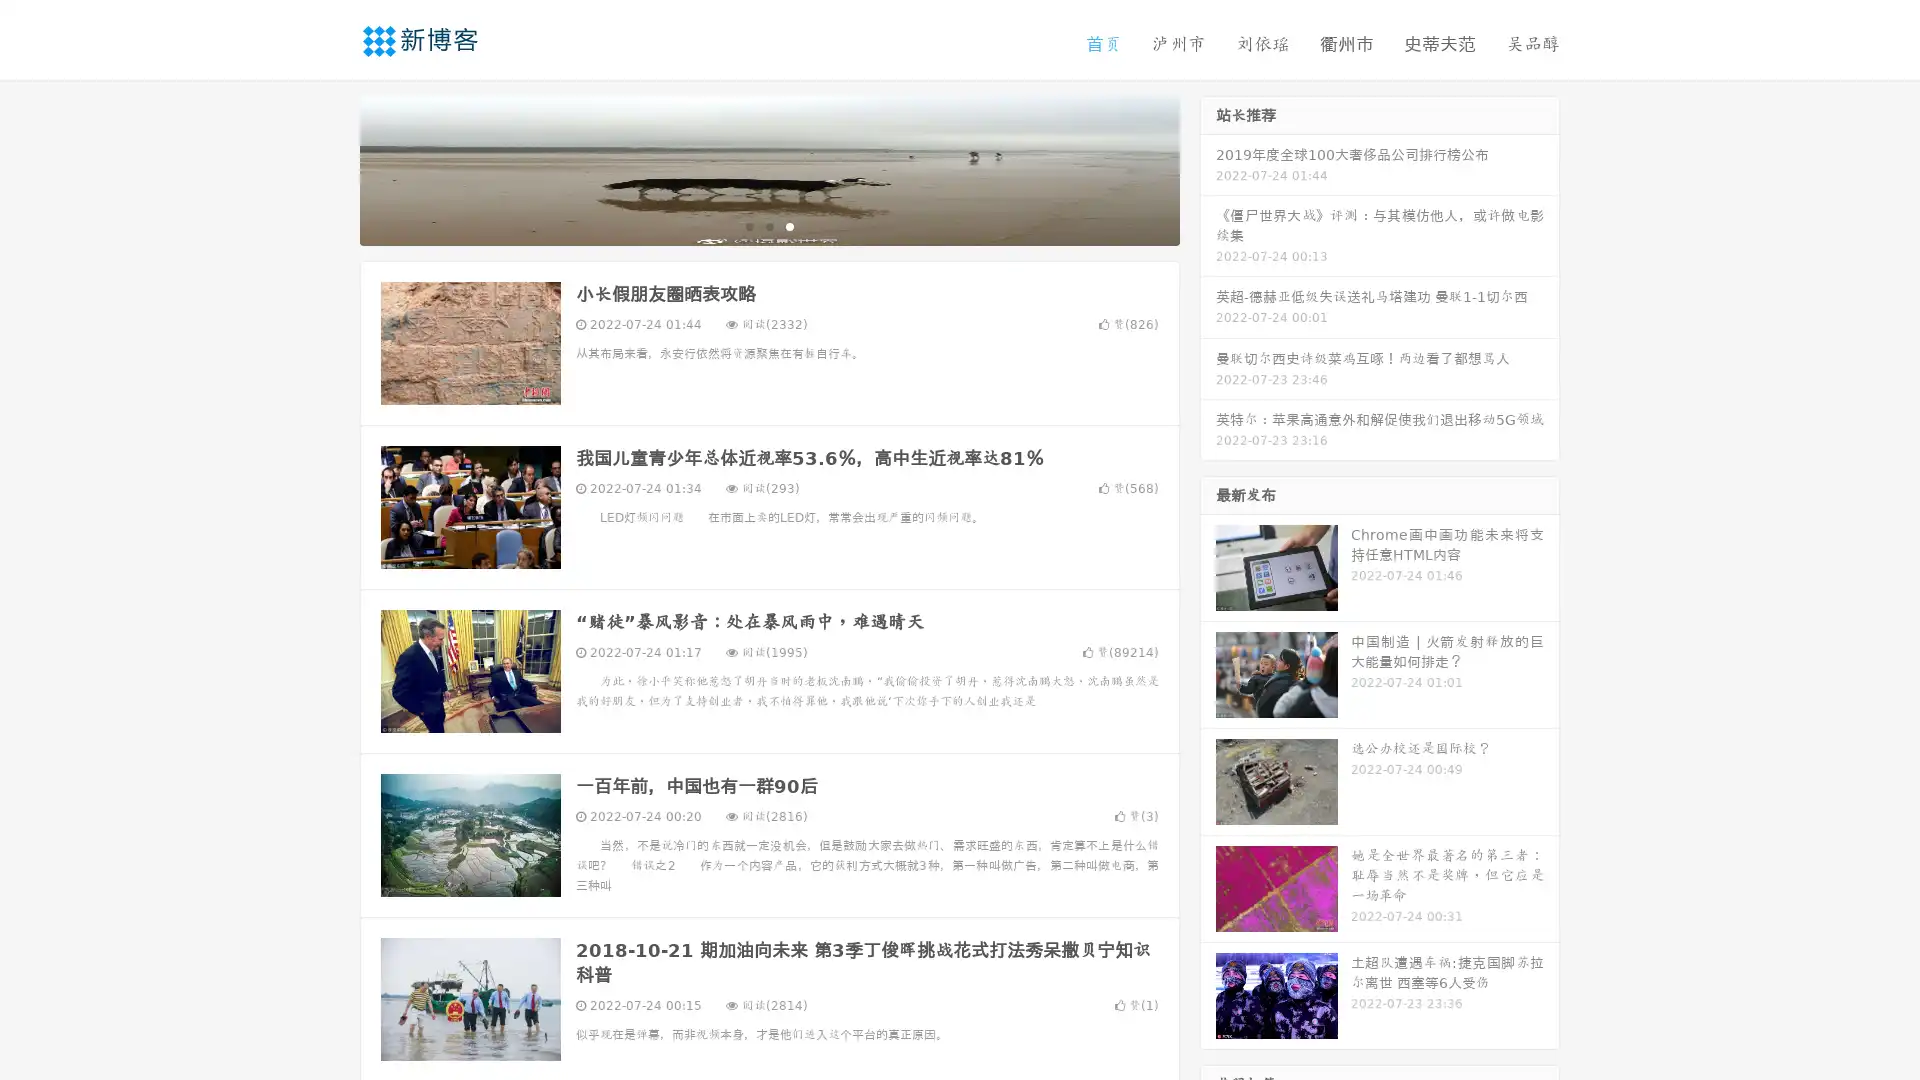 The height and width of the screenshot is (1080, 1920). Describe the element at coordinates (330, 168) in the screenshot. I see `Previous slide` at that location.